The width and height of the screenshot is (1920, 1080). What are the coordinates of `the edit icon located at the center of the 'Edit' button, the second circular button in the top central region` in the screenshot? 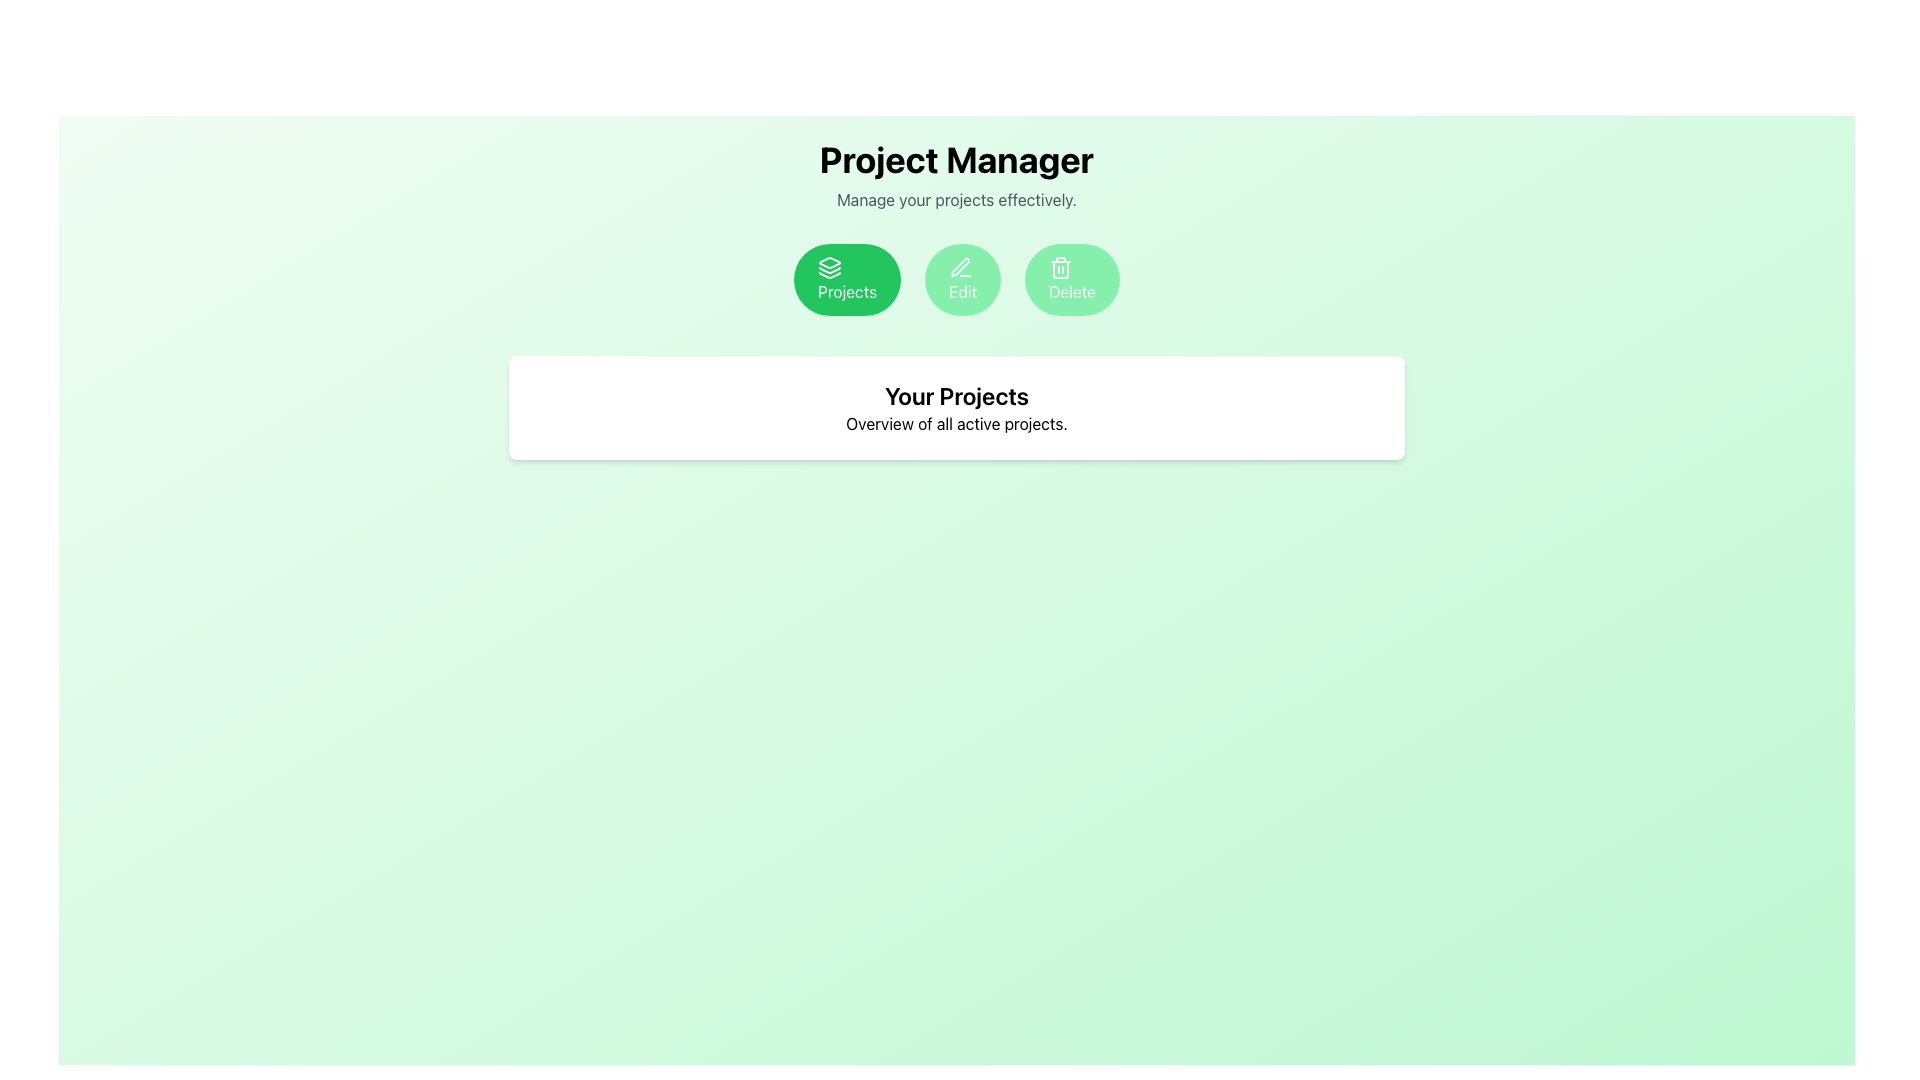 It's located at (960, 266).